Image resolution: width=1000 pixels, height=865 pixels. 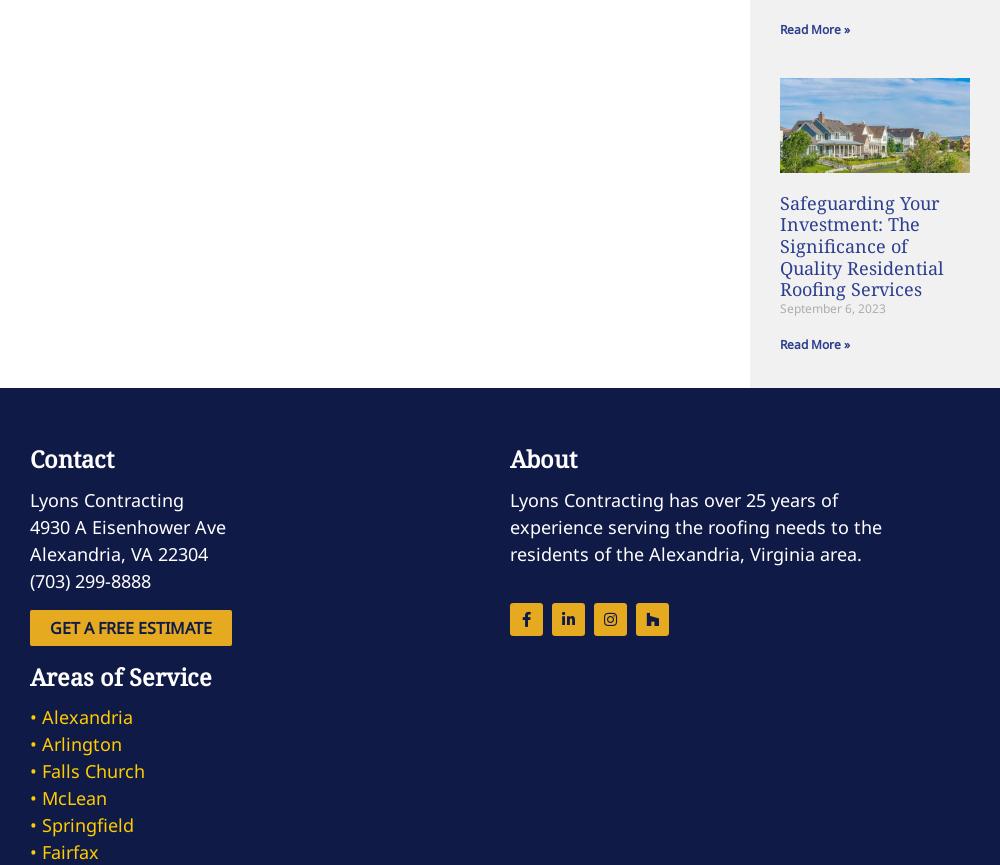 What do you see at coordinates (543, 457) in the screenshot?
I see `'About'` at bounding box center [543, 457].